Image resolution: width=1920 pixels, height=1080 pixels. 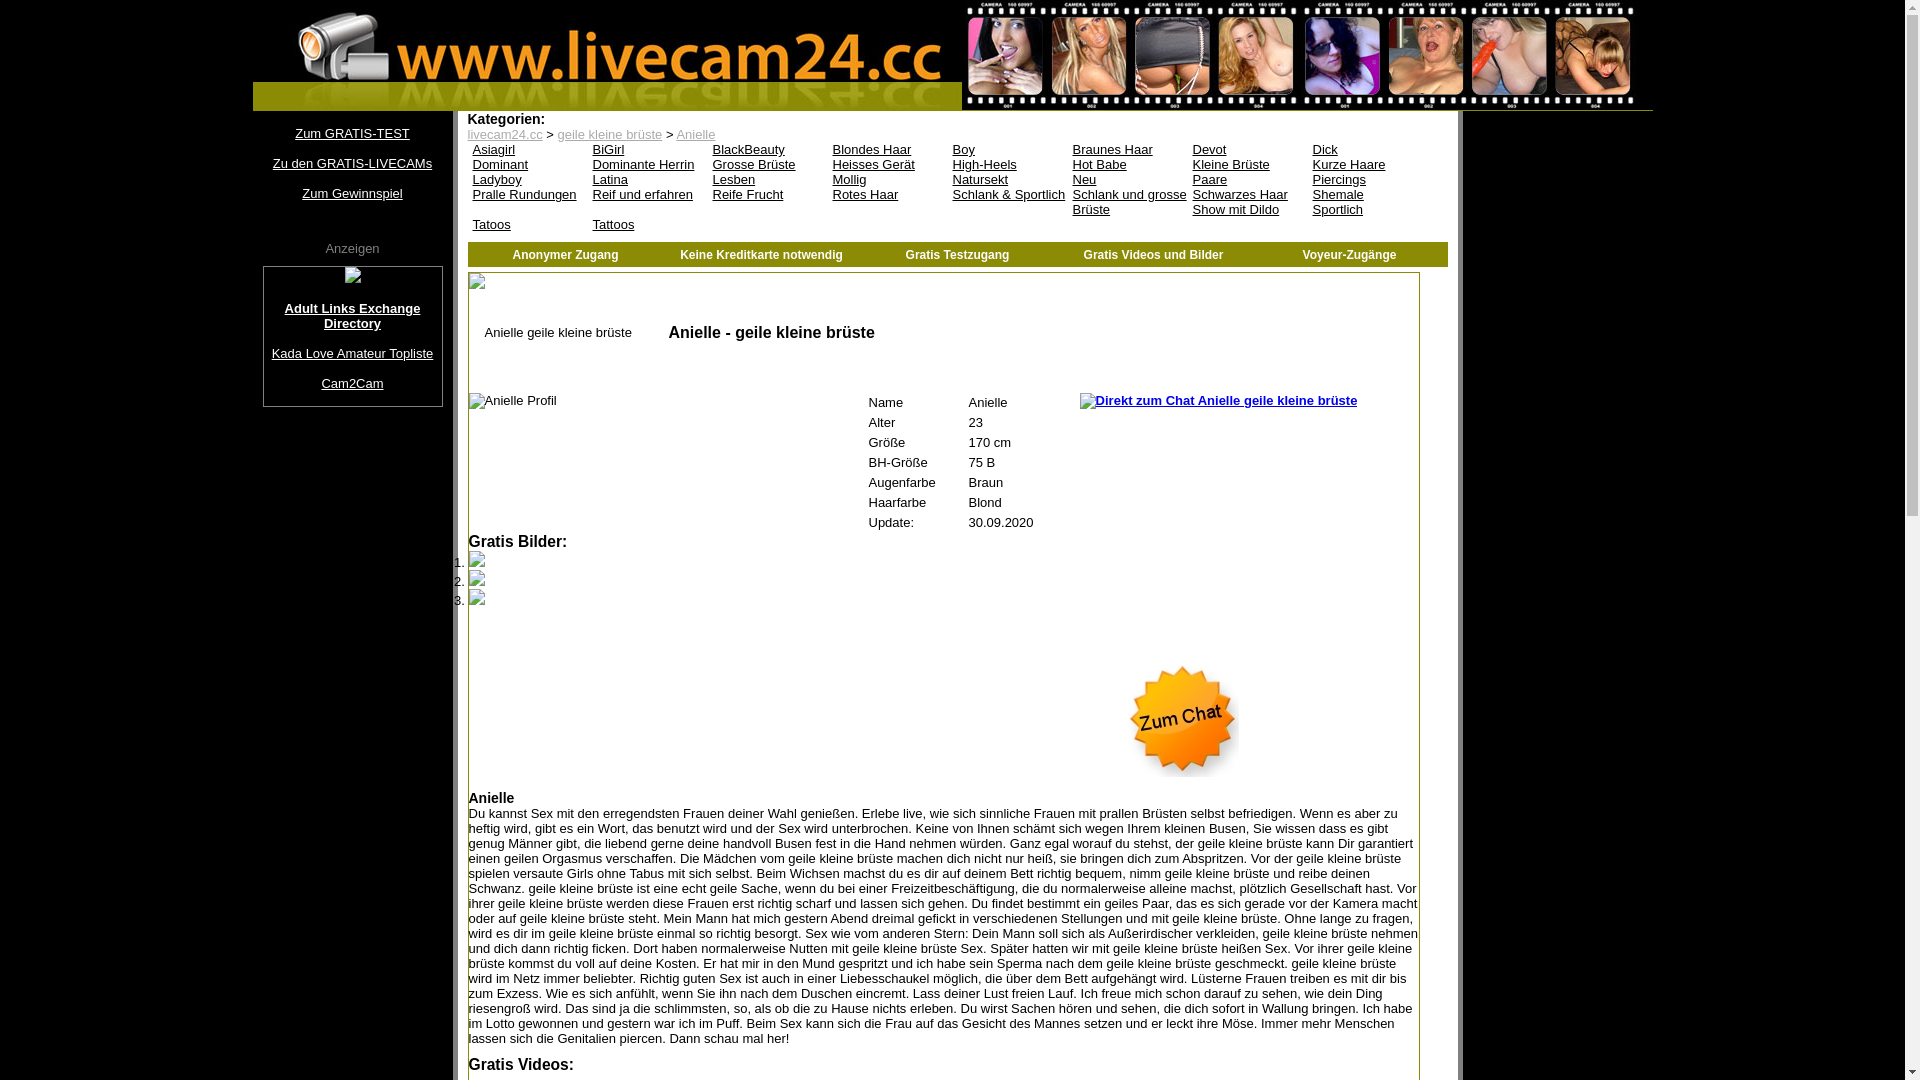 What do you see at coordinates (263, 383) in the screenshot?
I see `'Cam2Cam'` at bounding box center [263, 383].